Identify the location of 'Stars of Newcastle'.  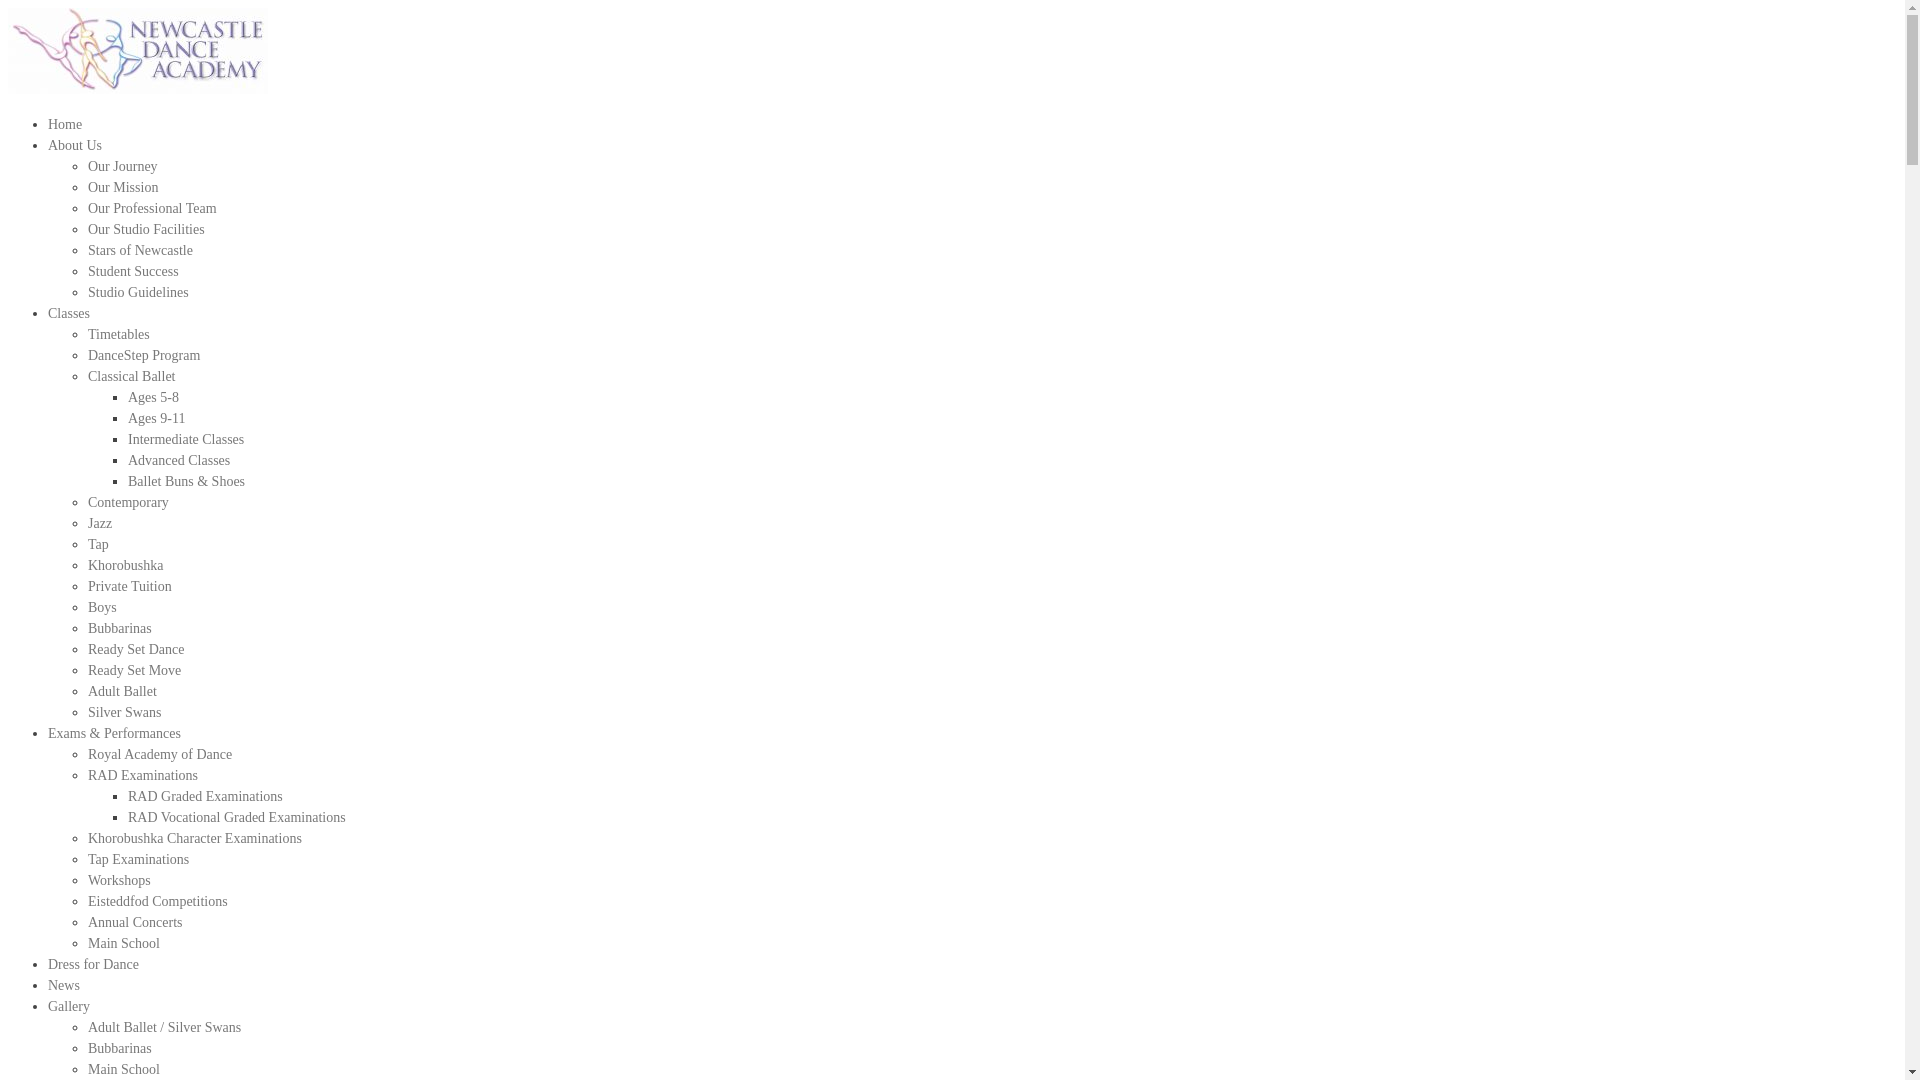
(139, 249).